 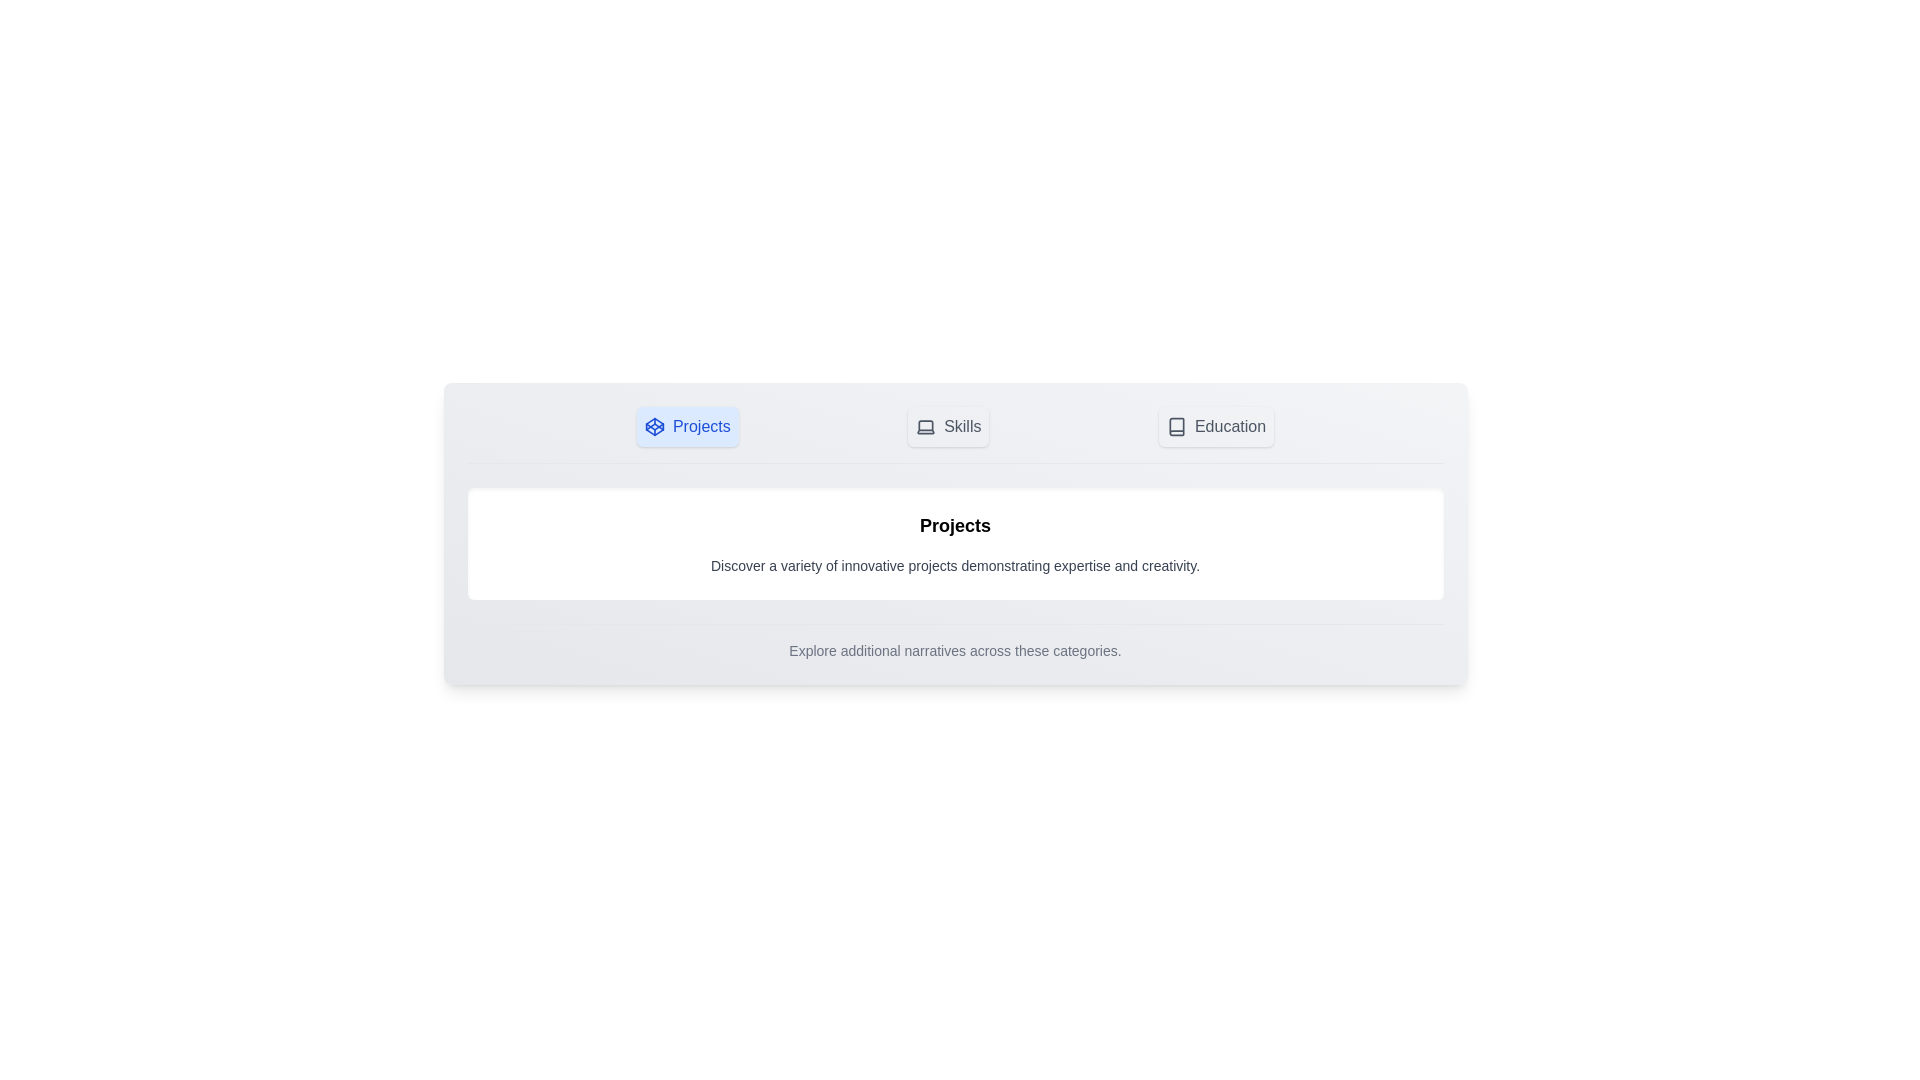 What do you see at coordinates (1176, 426) in the screenshot?
I see `the 'Education' button by clicking on the icon to navigate or trigger an action` at bounding box center [1176, 426].